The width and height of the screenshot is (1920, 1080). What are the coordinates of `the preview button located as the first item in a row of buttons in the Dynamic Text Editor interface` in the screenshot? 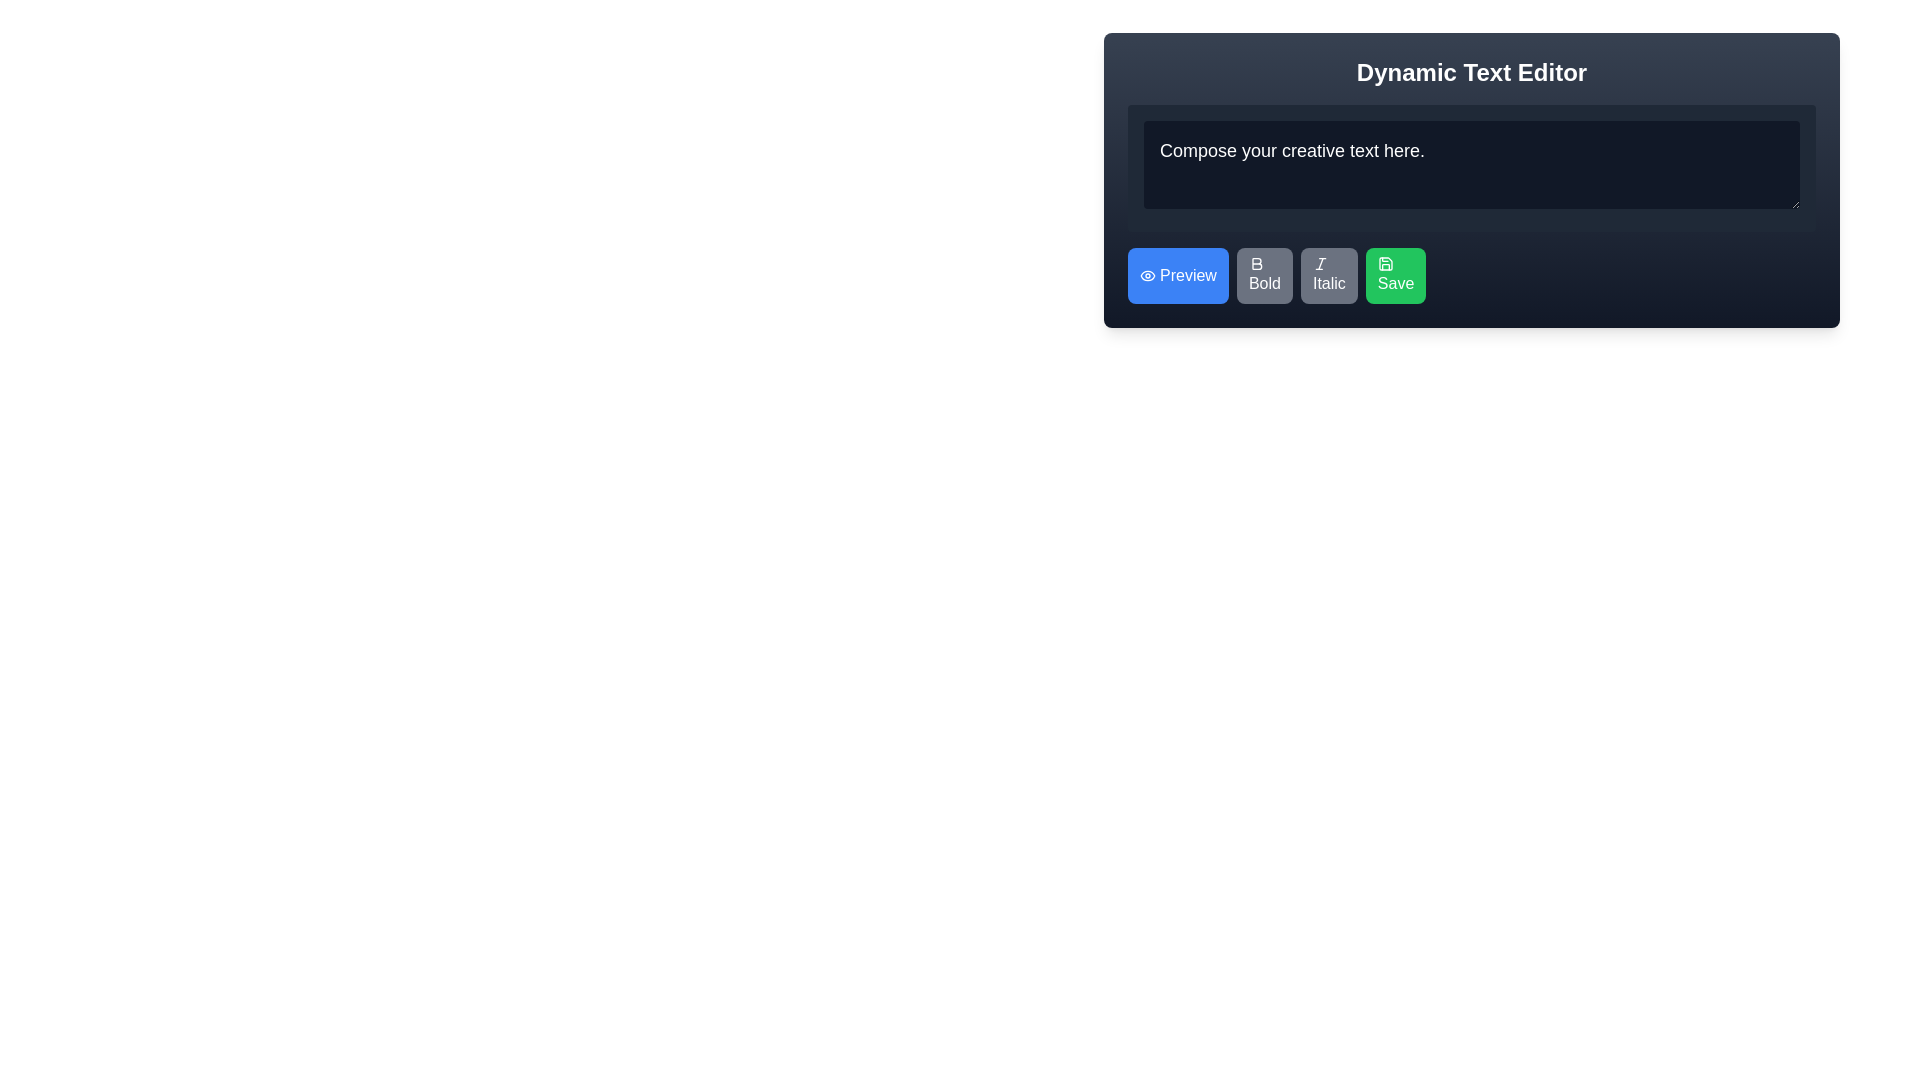 It's located at (1177, 276).